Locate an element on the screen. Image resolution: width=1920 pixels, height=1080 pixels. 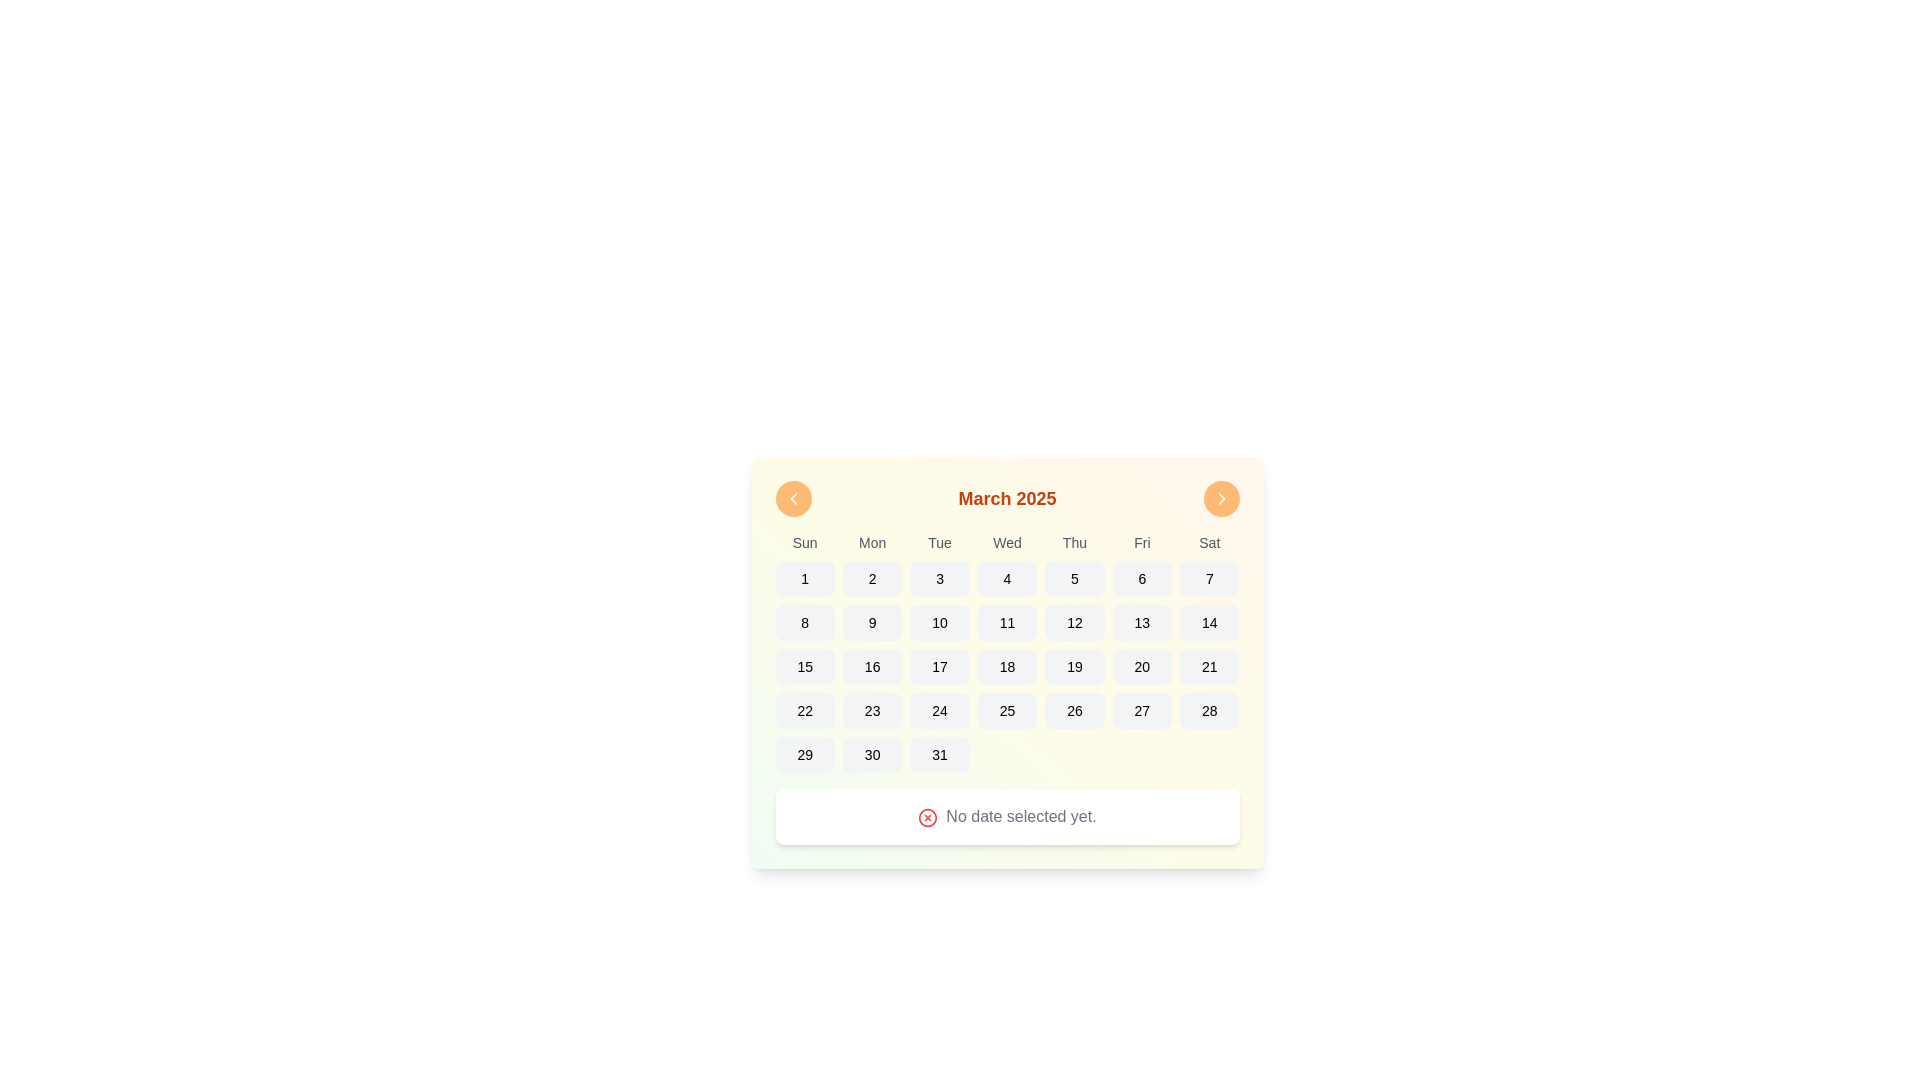
the text label indicating no date has been chosen yet, located in the bottom section of the calendar view is located at coordinates (1007, 817).